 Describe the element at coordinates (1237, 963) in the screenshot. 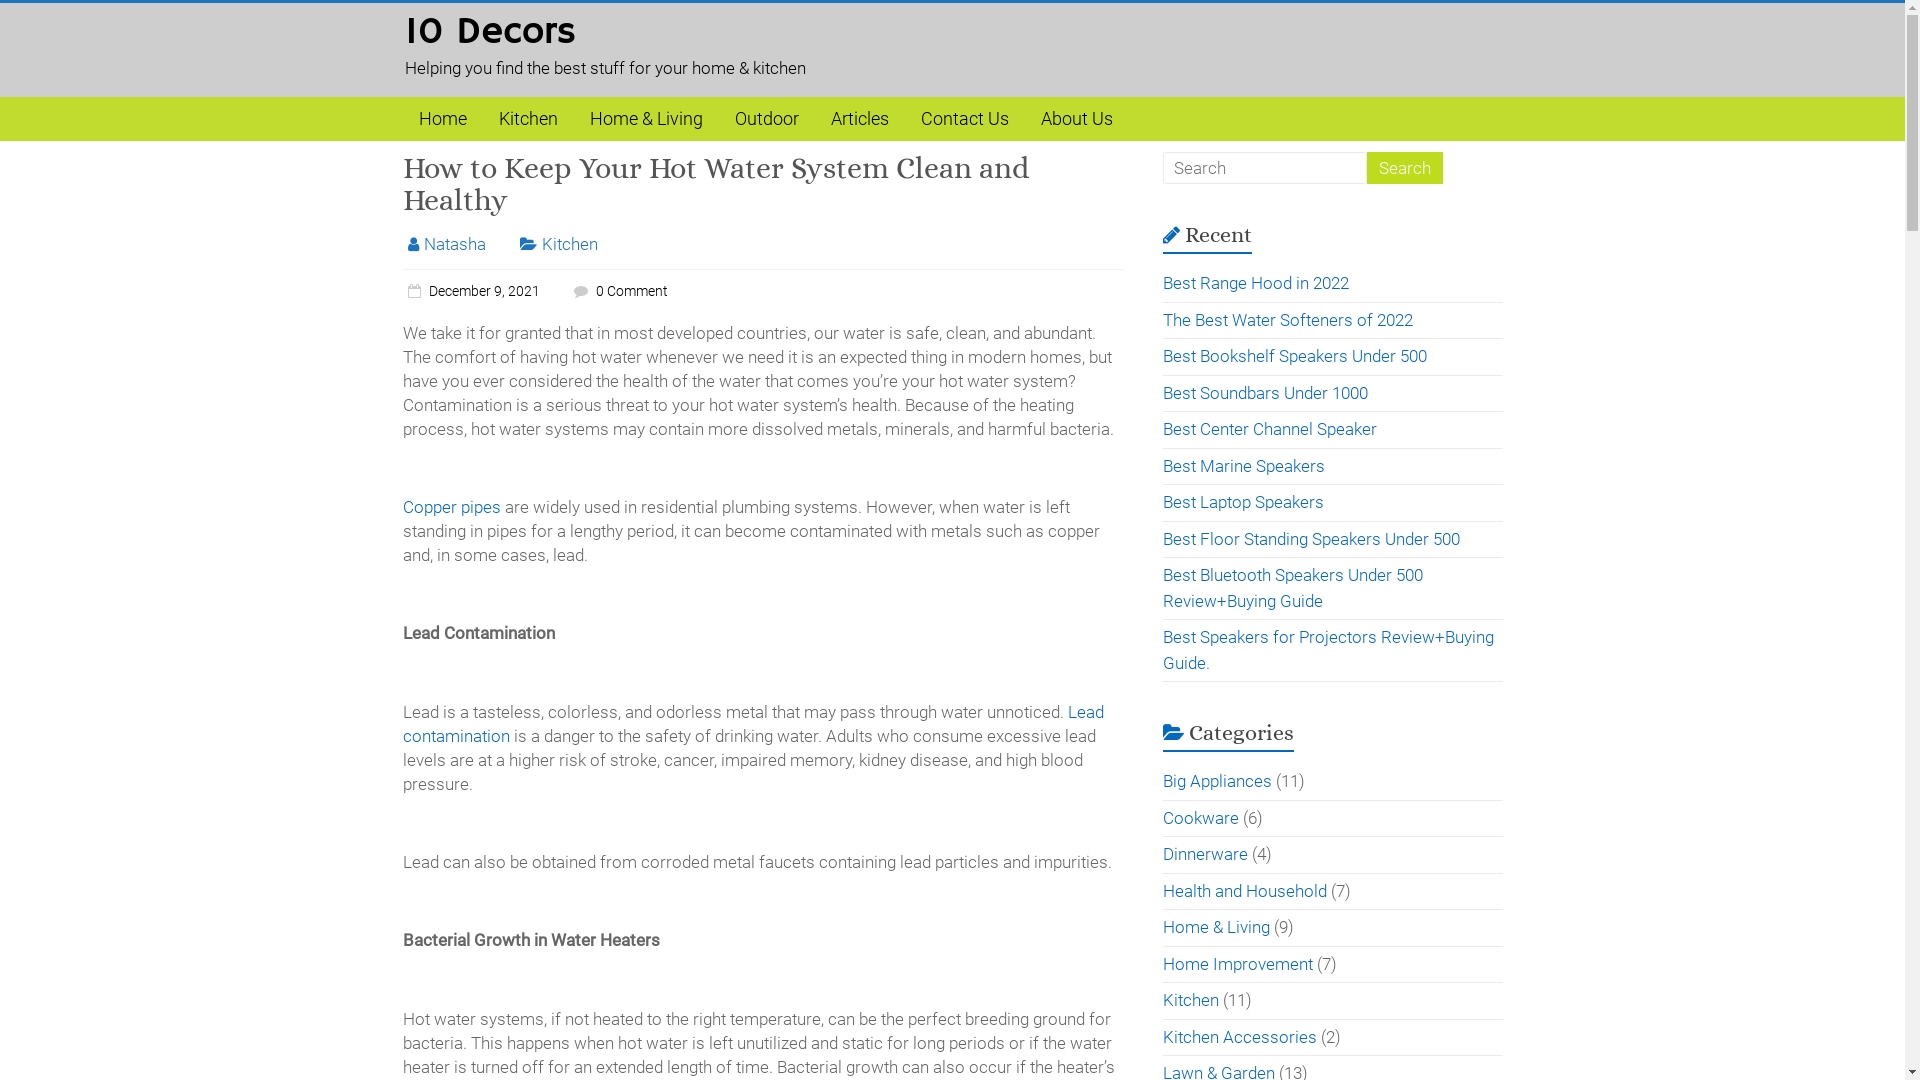

I see `'Home Improvement'` at that location.